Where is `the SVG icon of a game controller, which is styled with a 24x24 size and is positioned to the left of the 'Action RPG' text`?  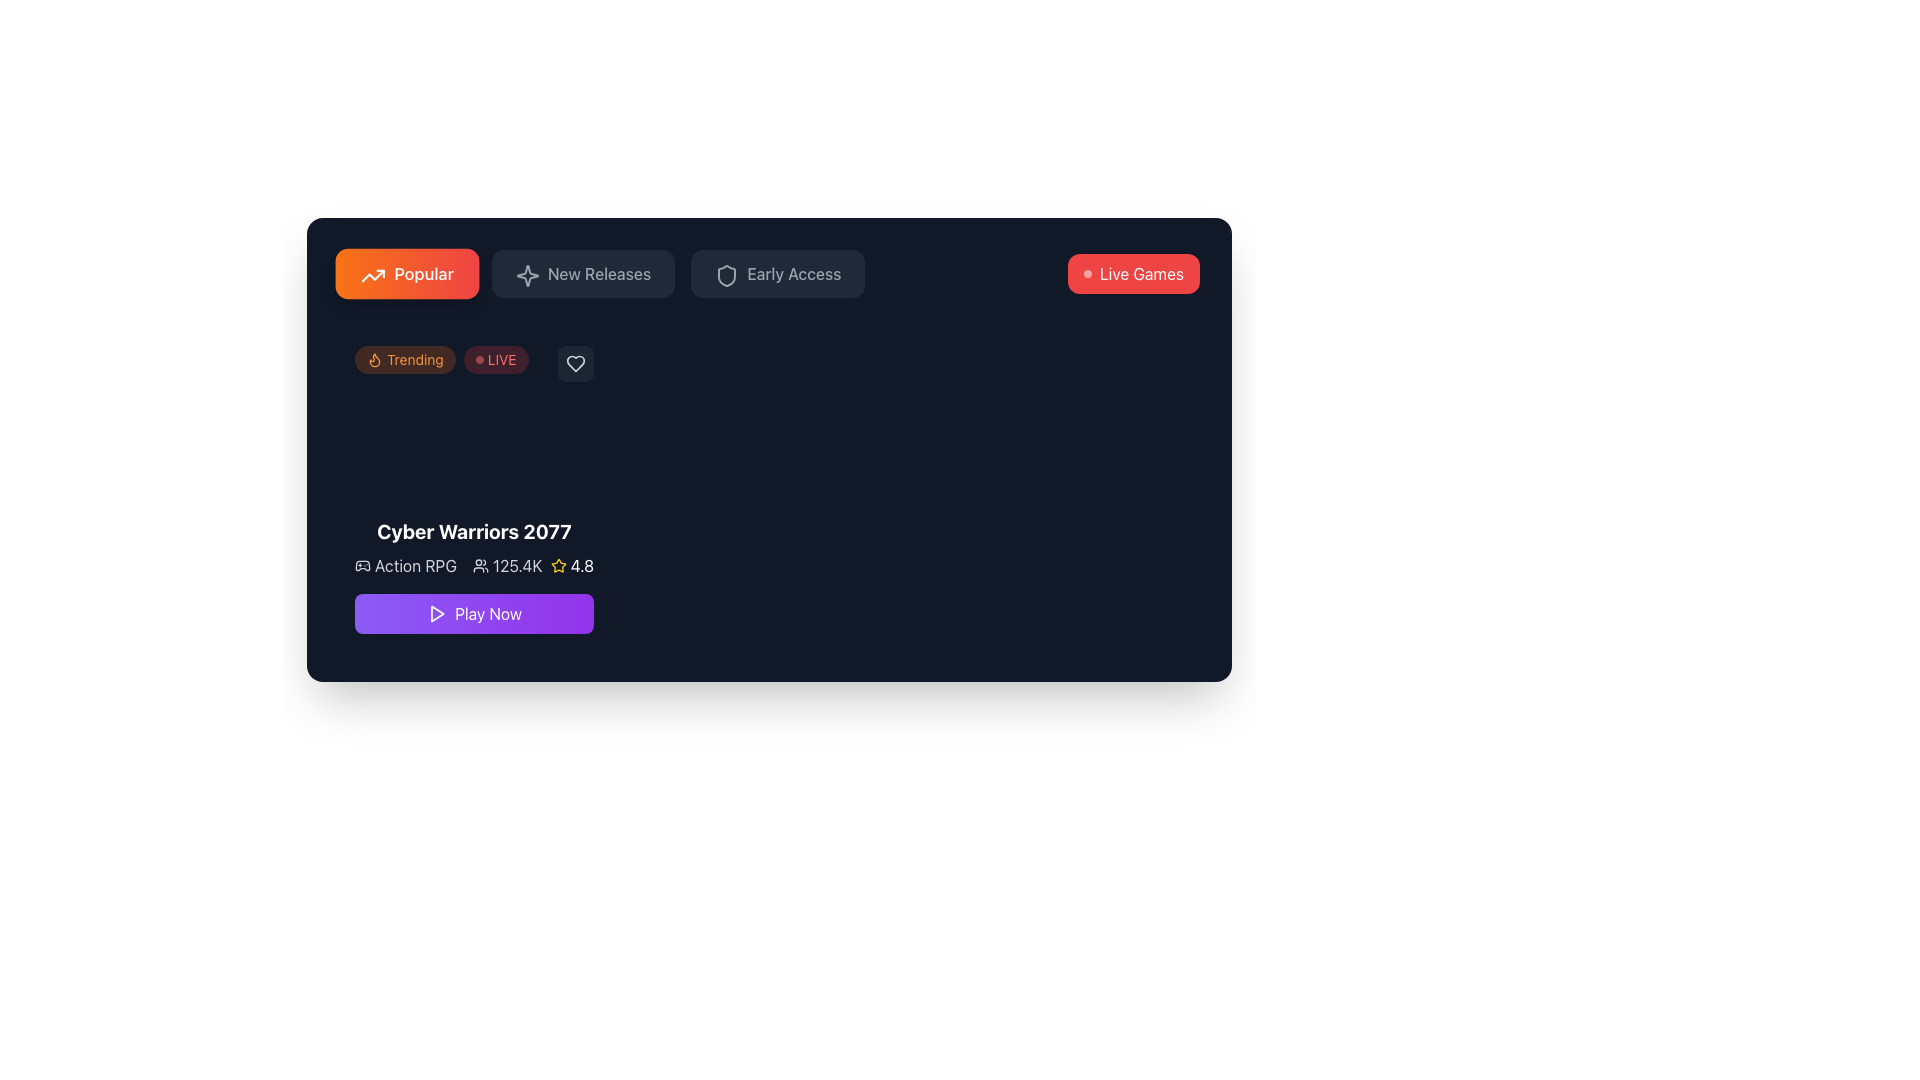 the SVG icon of a game controller, which is styled with a 24x24 size and is positioned to the left of the 'Action RPG' text is located at coordinates (363, 566).